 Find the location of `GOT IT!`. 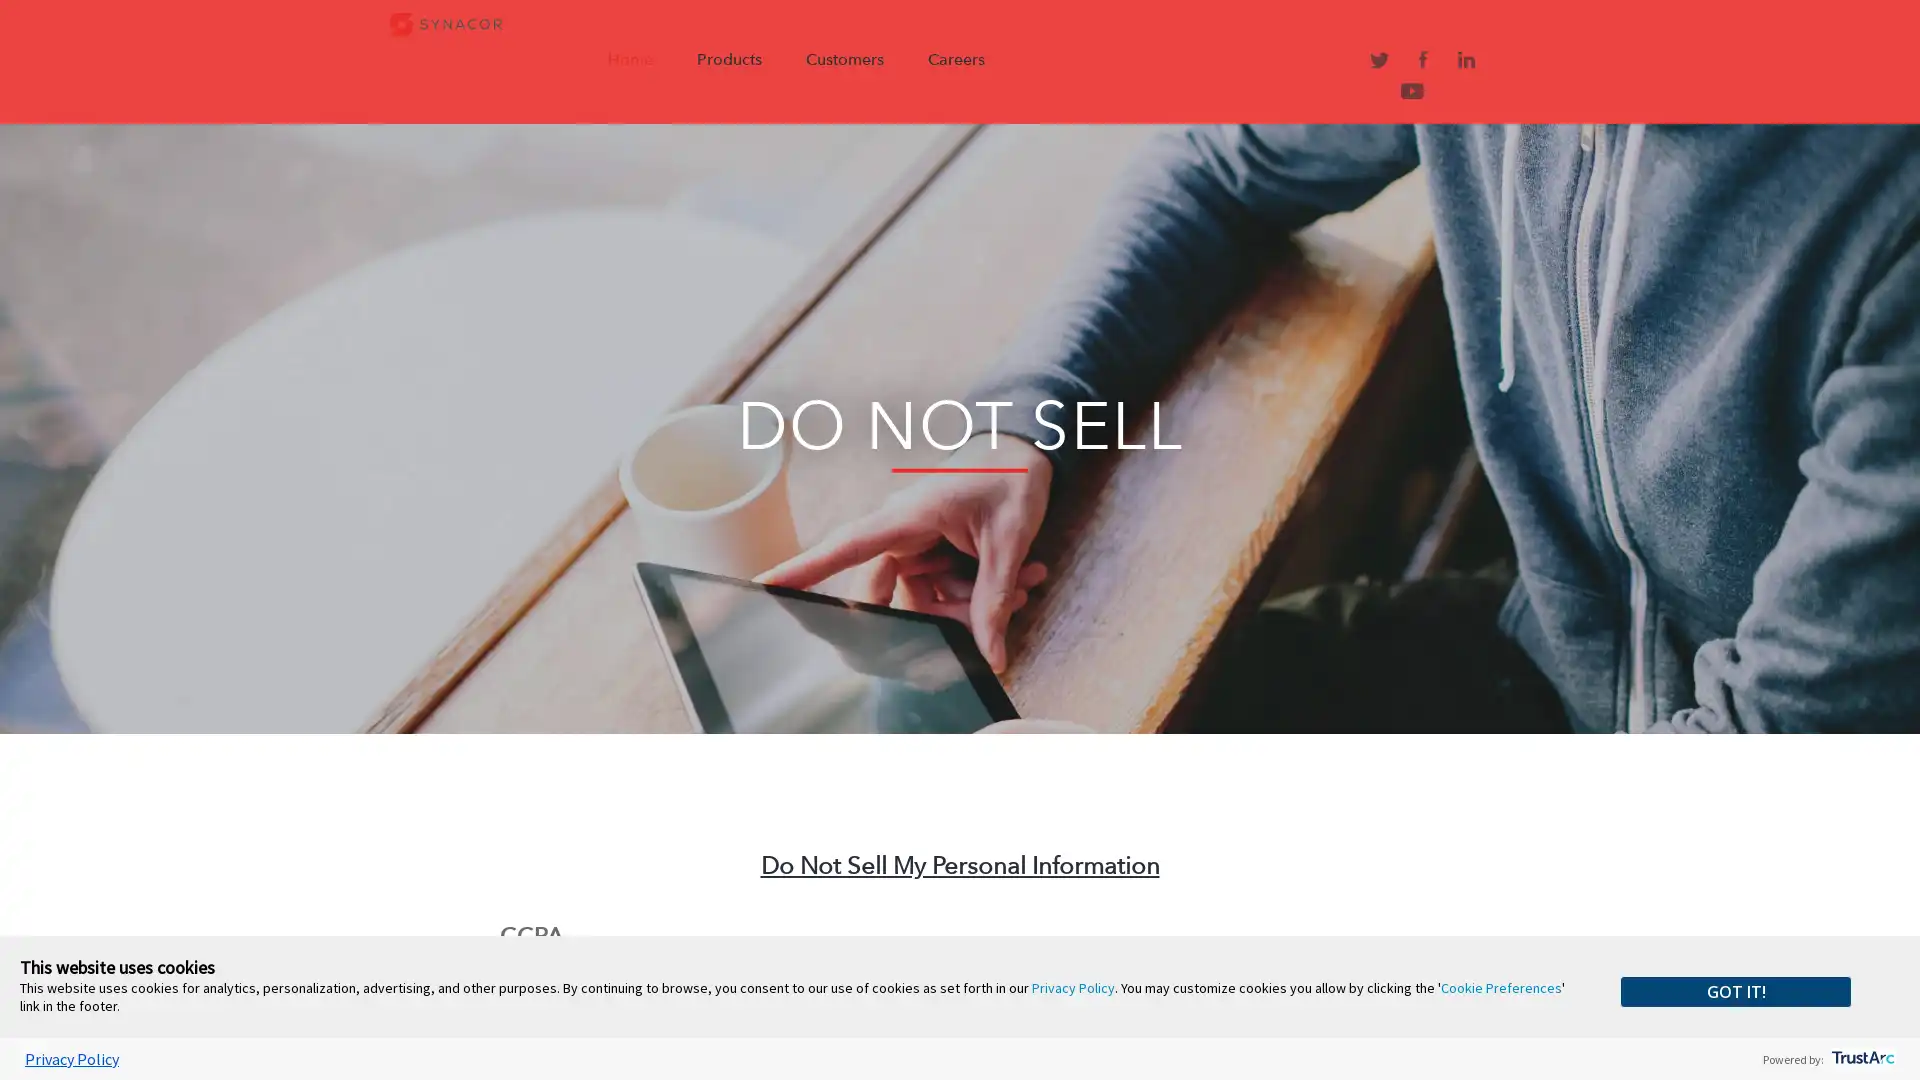

GOT IT! is located at coordinates (1735, 991).